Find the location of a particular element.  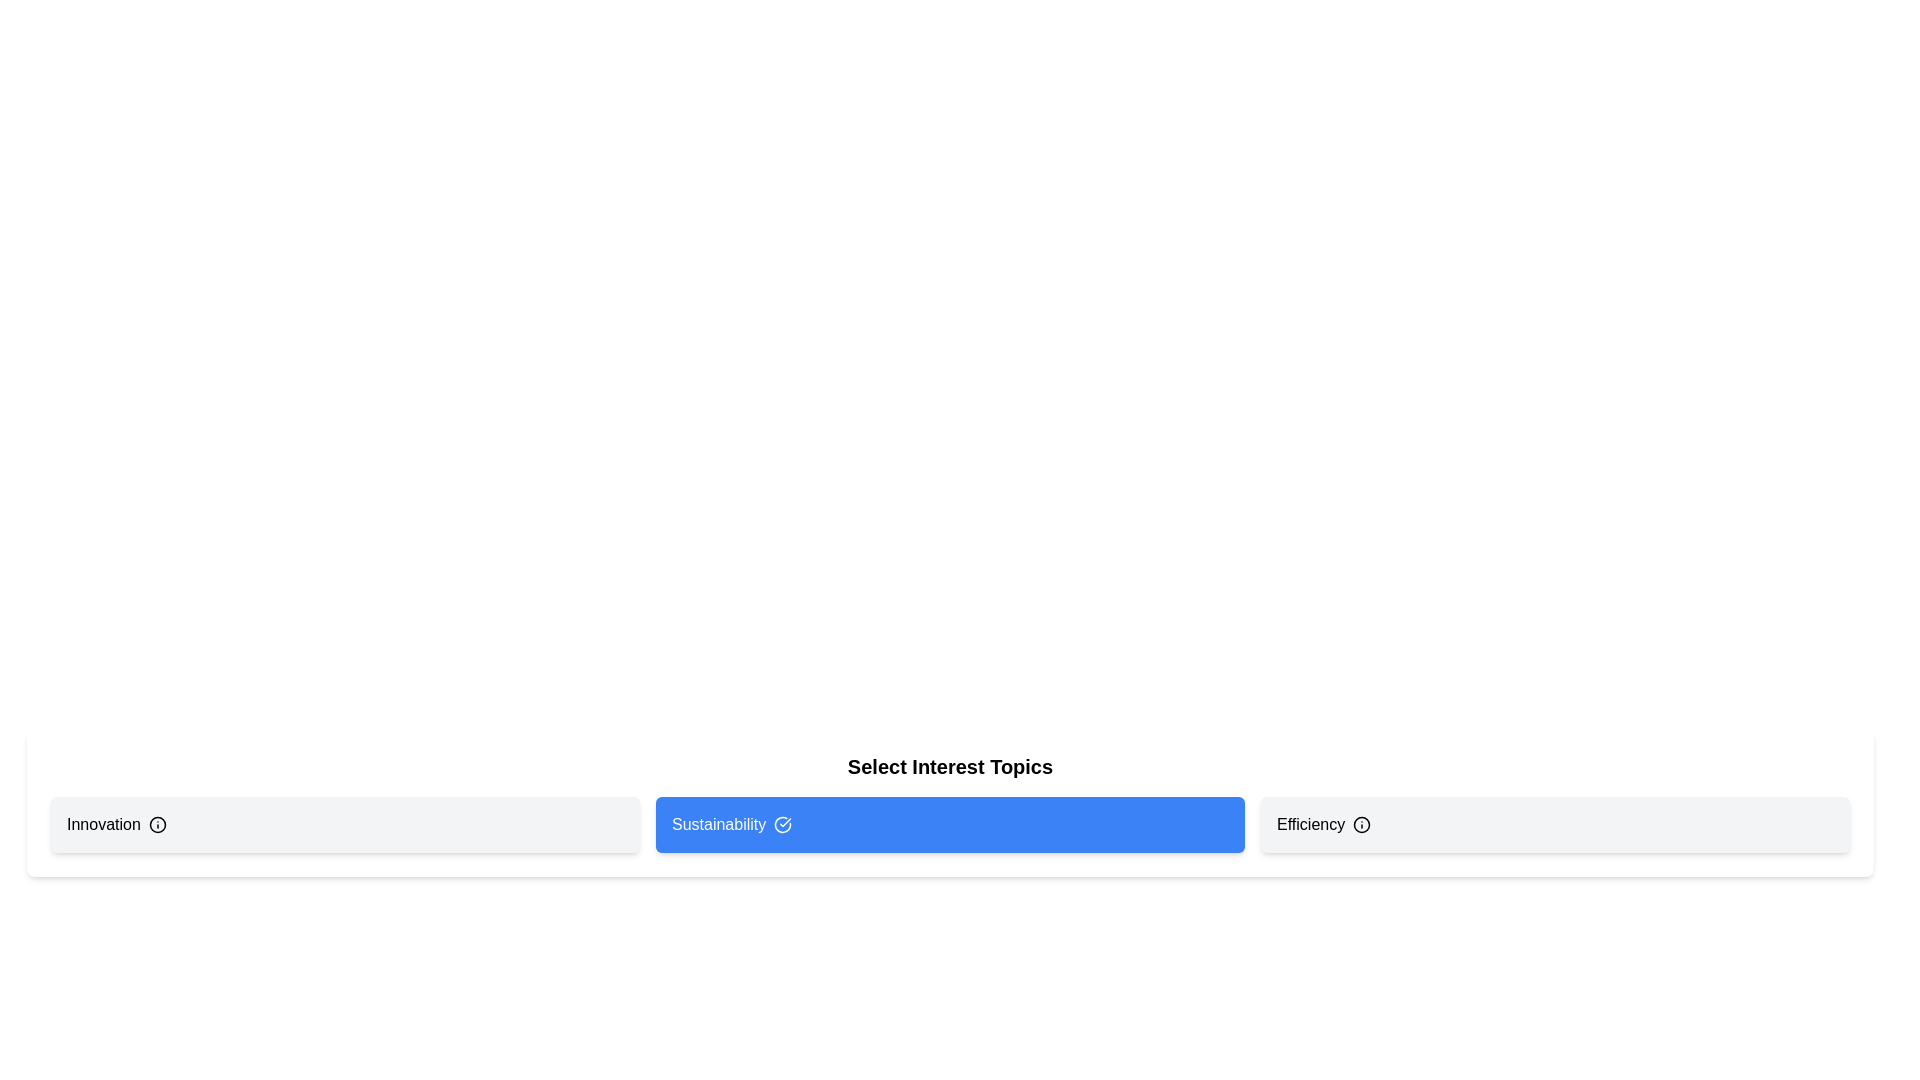

the tag Efficiency to observe its hover state or tooltip is located at coordinates (1554, 825).